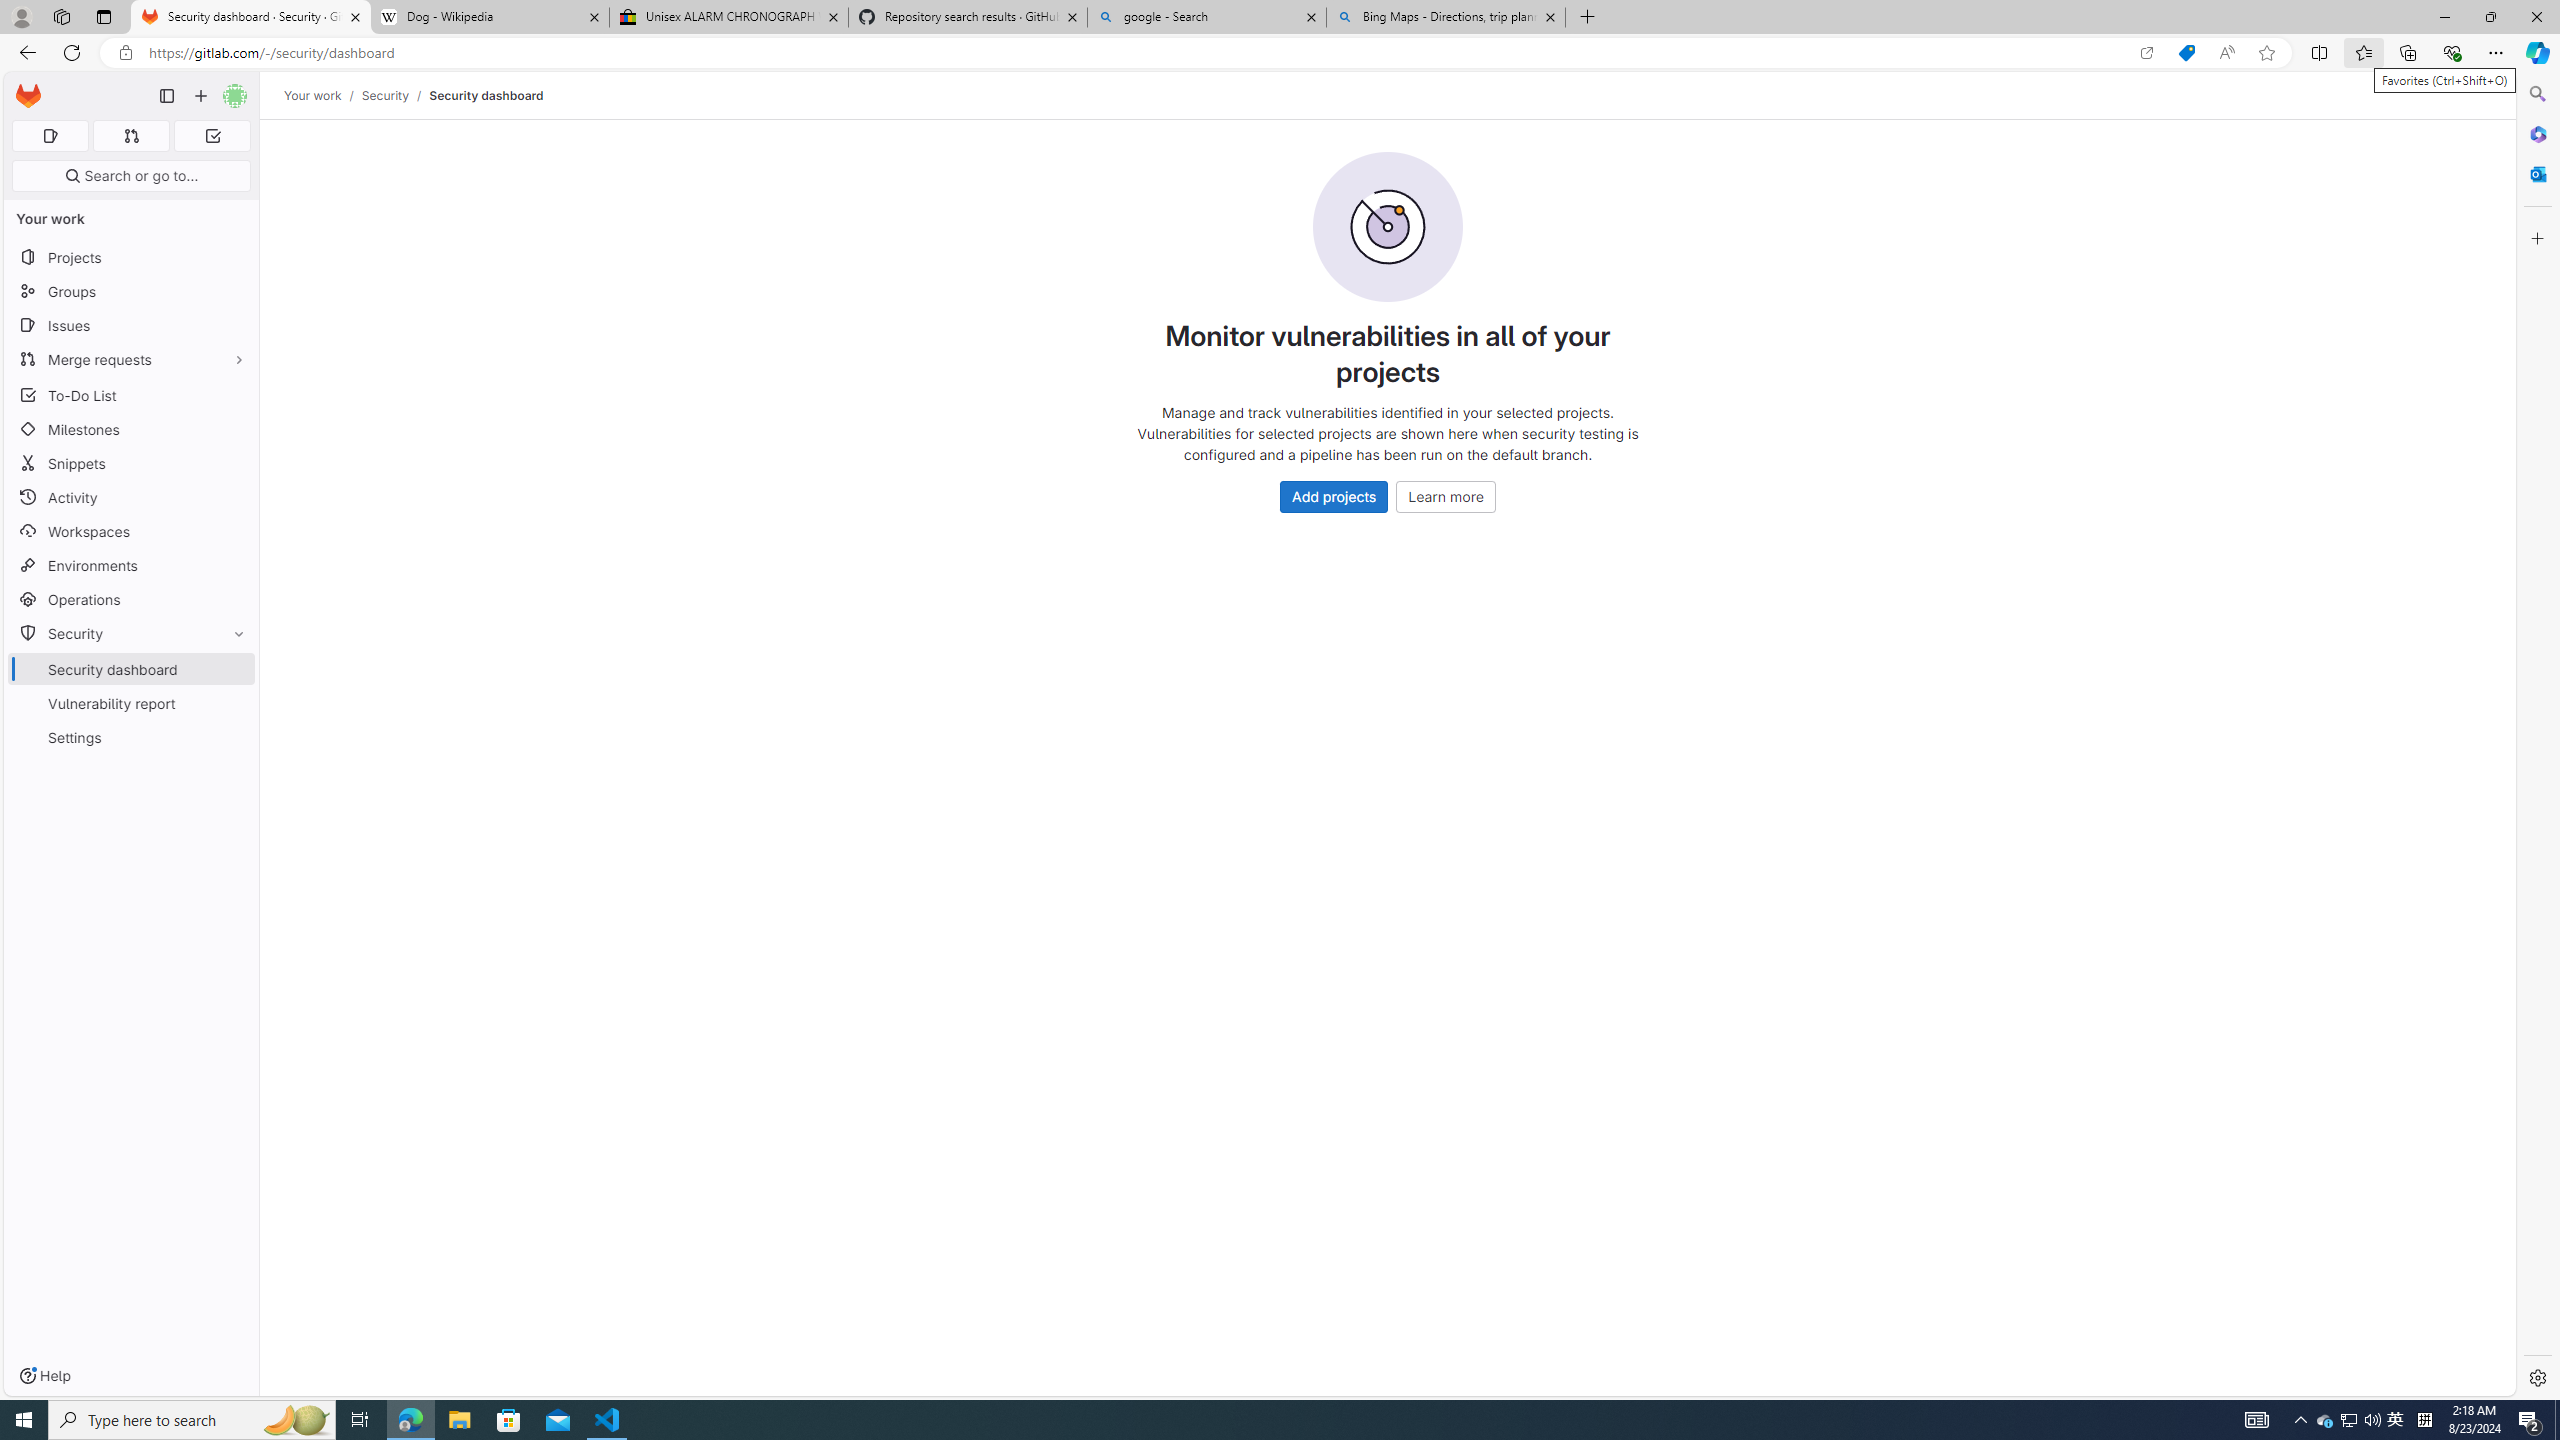  I want to click on 'Milestones', so click(130, 428).